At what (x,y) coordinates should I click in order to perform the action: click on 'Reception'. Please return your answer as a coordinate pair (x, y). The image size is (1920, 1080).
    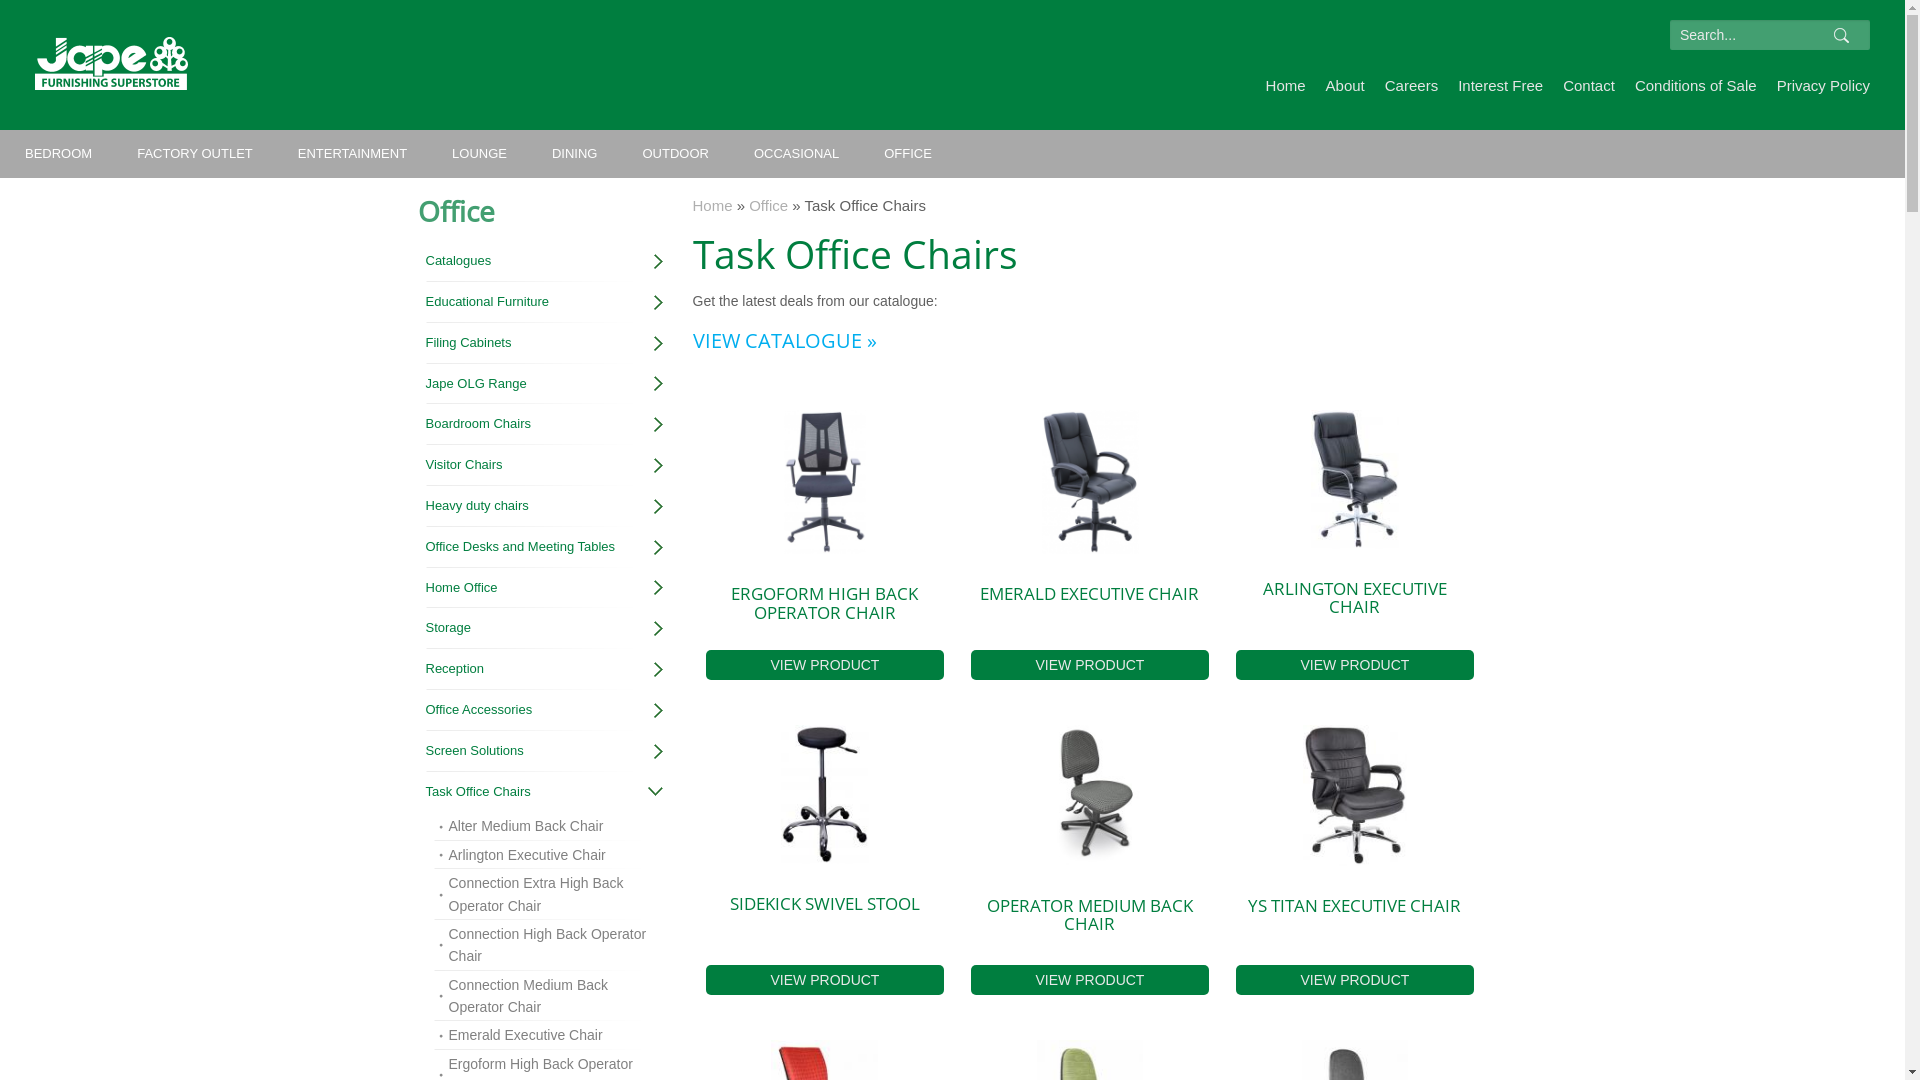
    Looking at the image, I should click on (425, 669).